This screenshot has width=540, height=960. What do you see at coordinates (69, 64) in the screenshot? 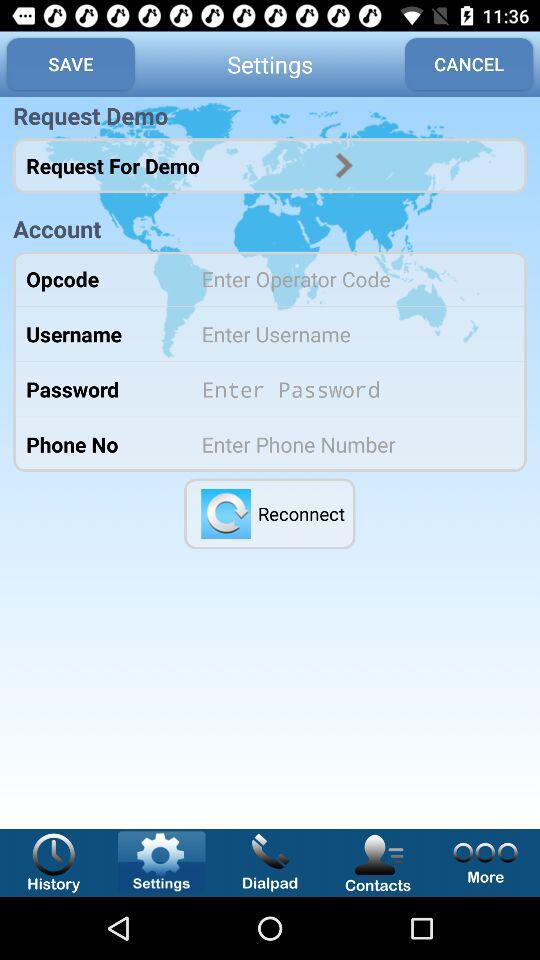
I see `the icon to the left of settings item` at bounding box center [69, 64].